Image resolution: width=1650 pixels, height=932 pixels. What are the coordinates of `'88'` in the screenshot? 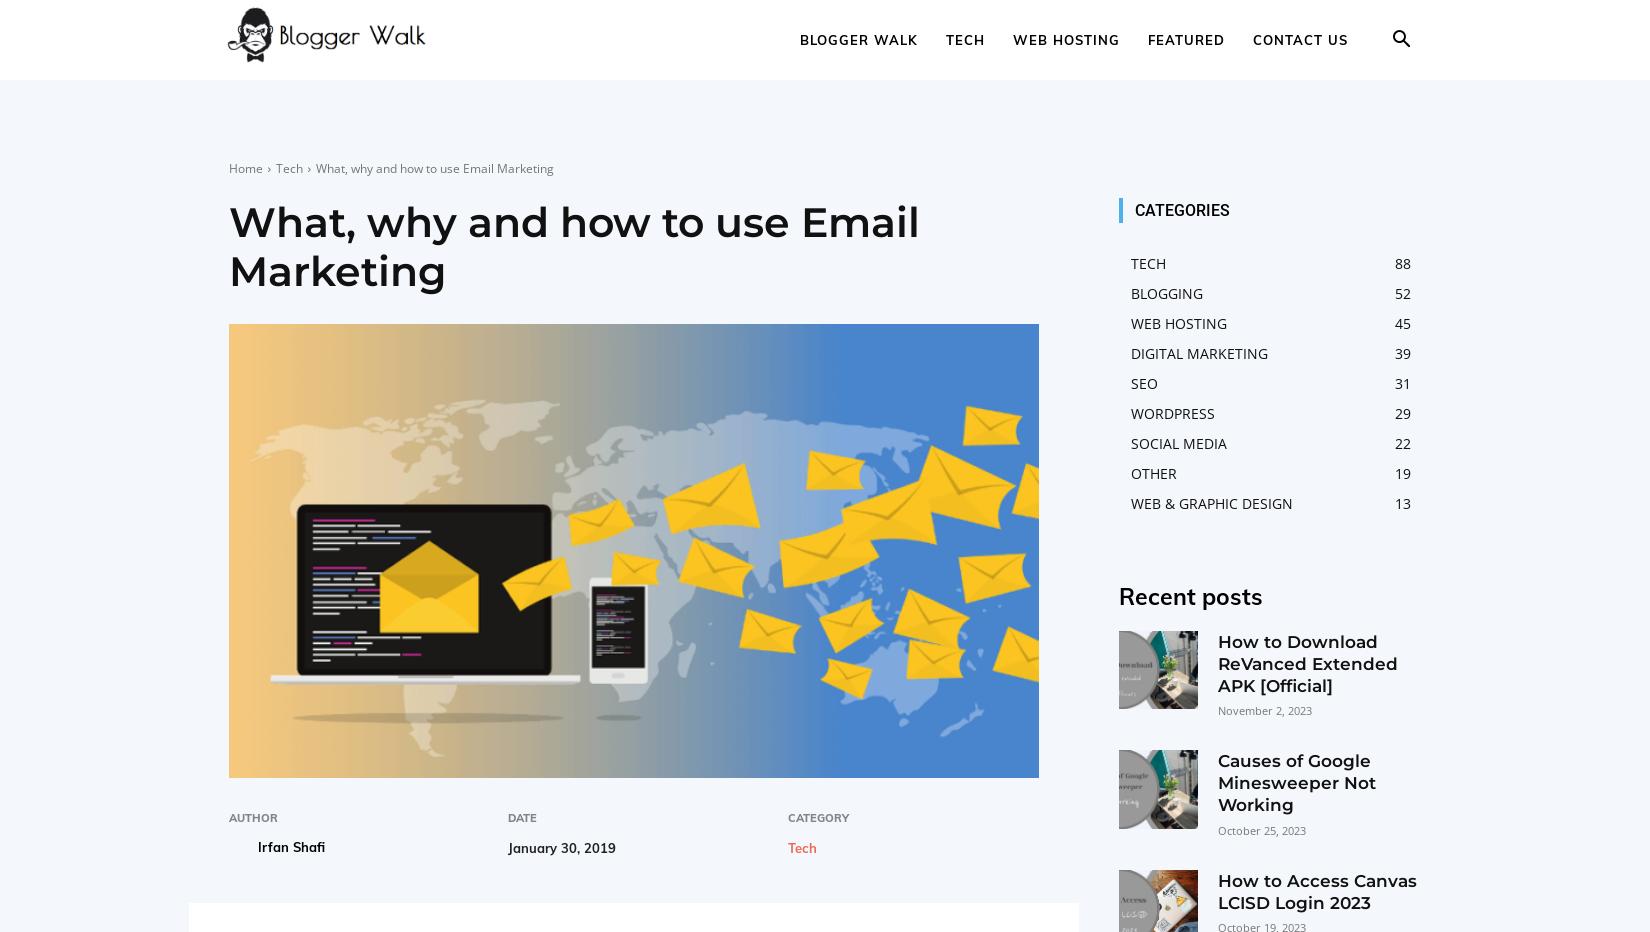 It's located at (1401, 262).